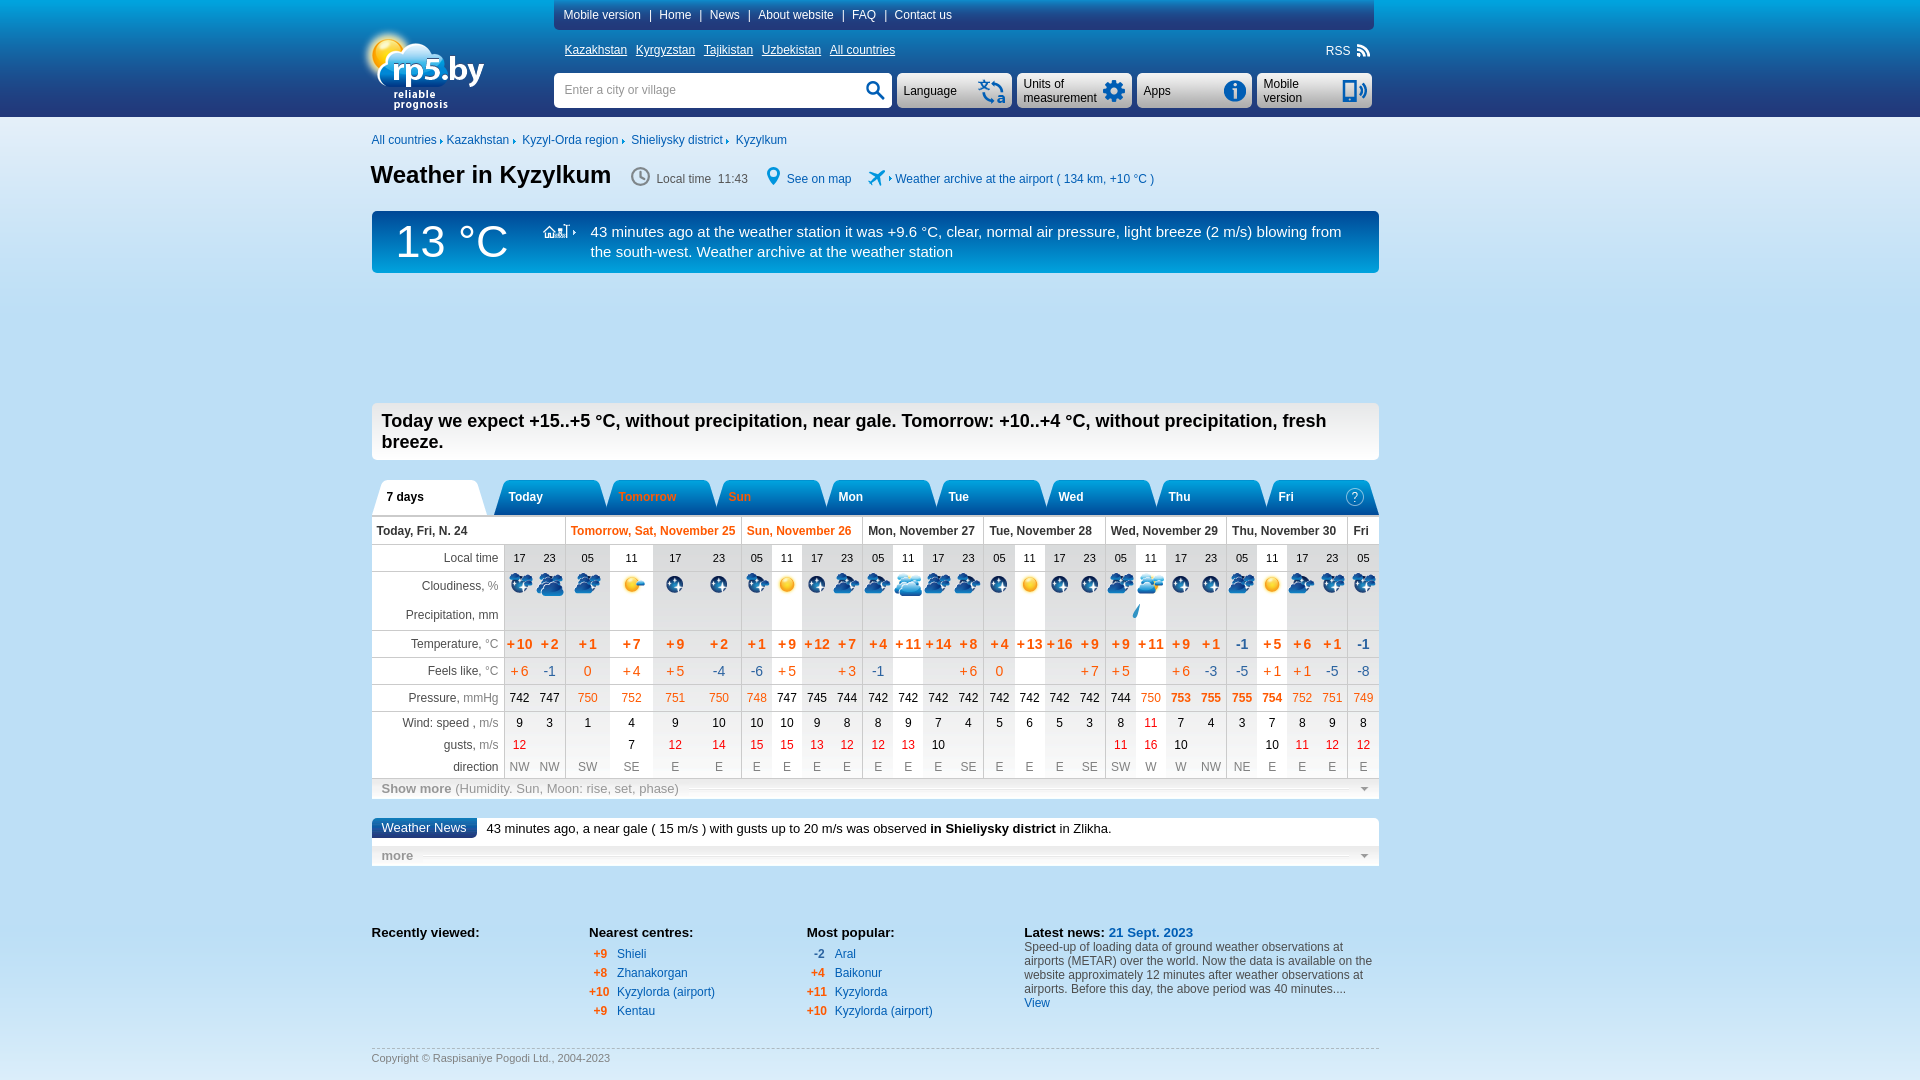 This screenshot has height=1080, width=1920. Describe the element at coordinates (858, 971) in the screenshot. I see `'Baikonur'` at that location.